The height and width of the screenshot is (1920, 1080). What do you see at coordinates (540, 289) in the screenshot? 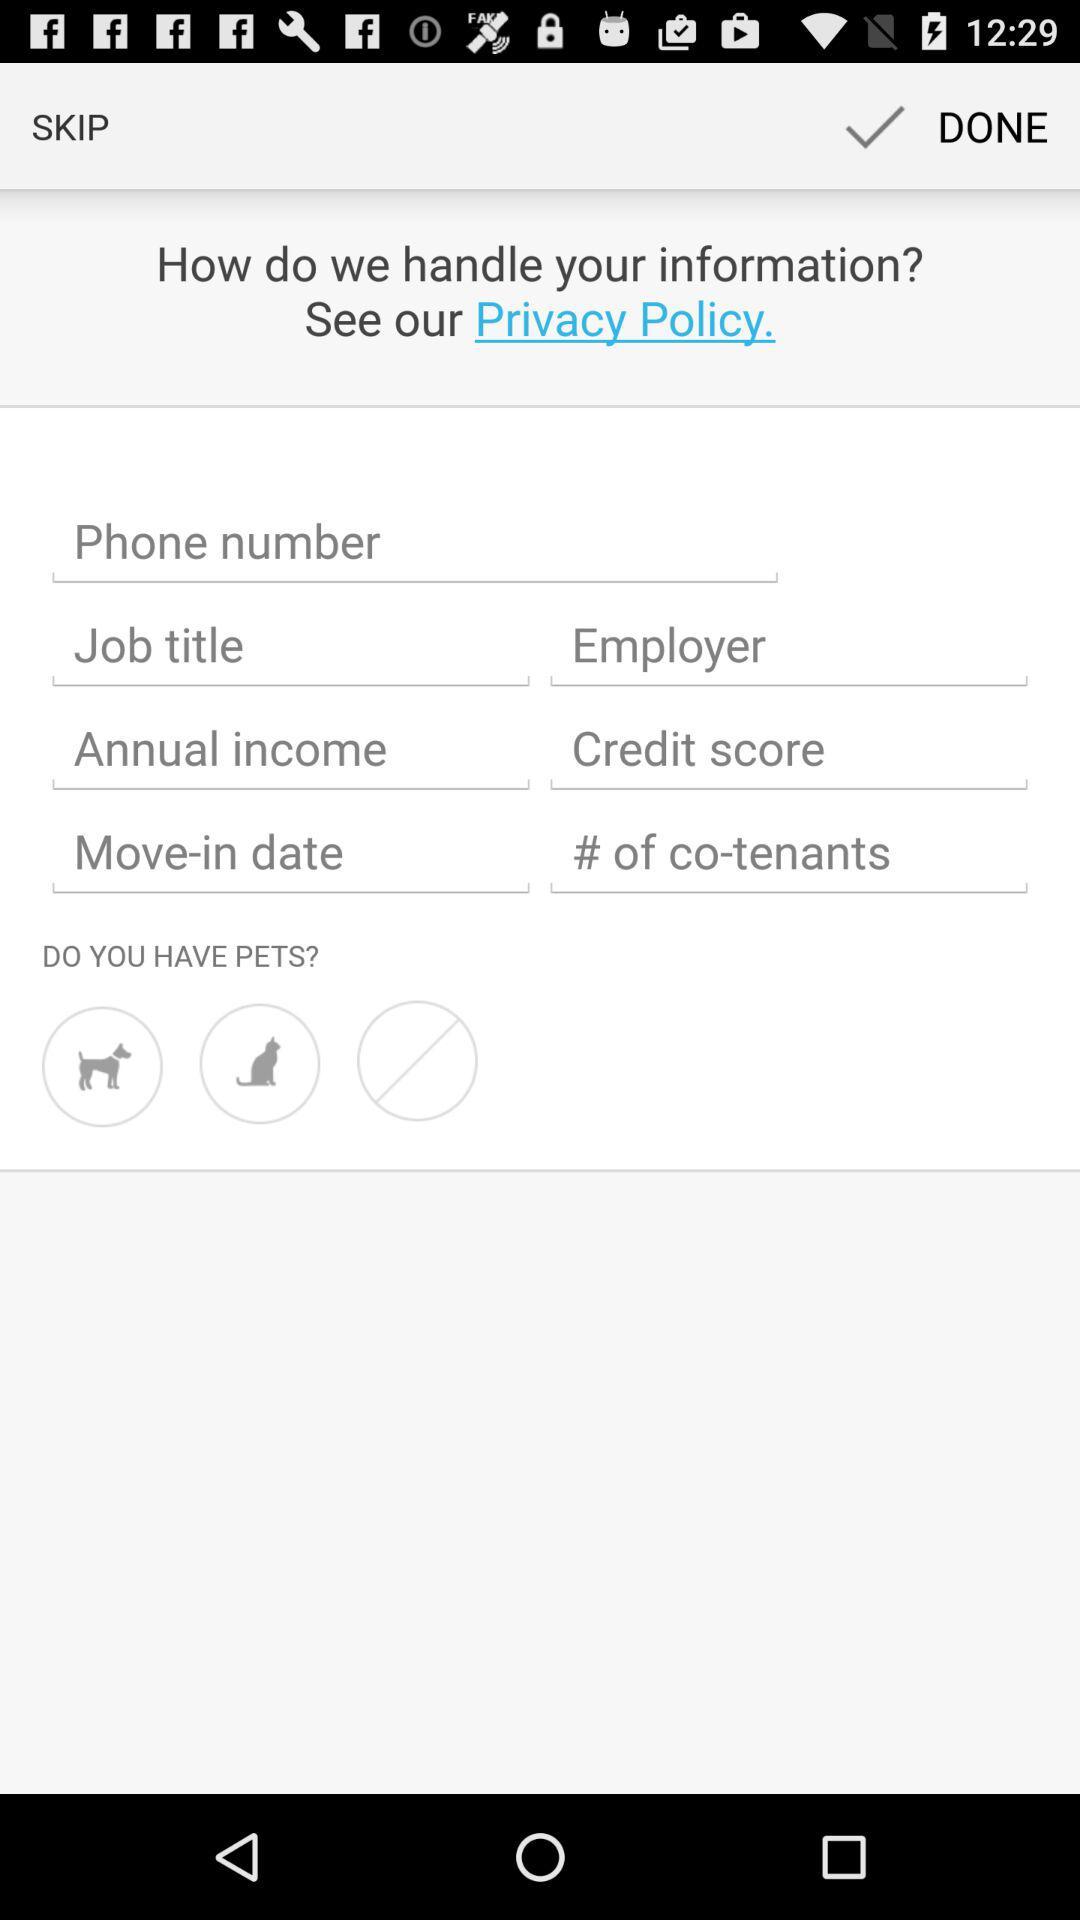
I see `the app below skip app` at bounding box center [540, 289].